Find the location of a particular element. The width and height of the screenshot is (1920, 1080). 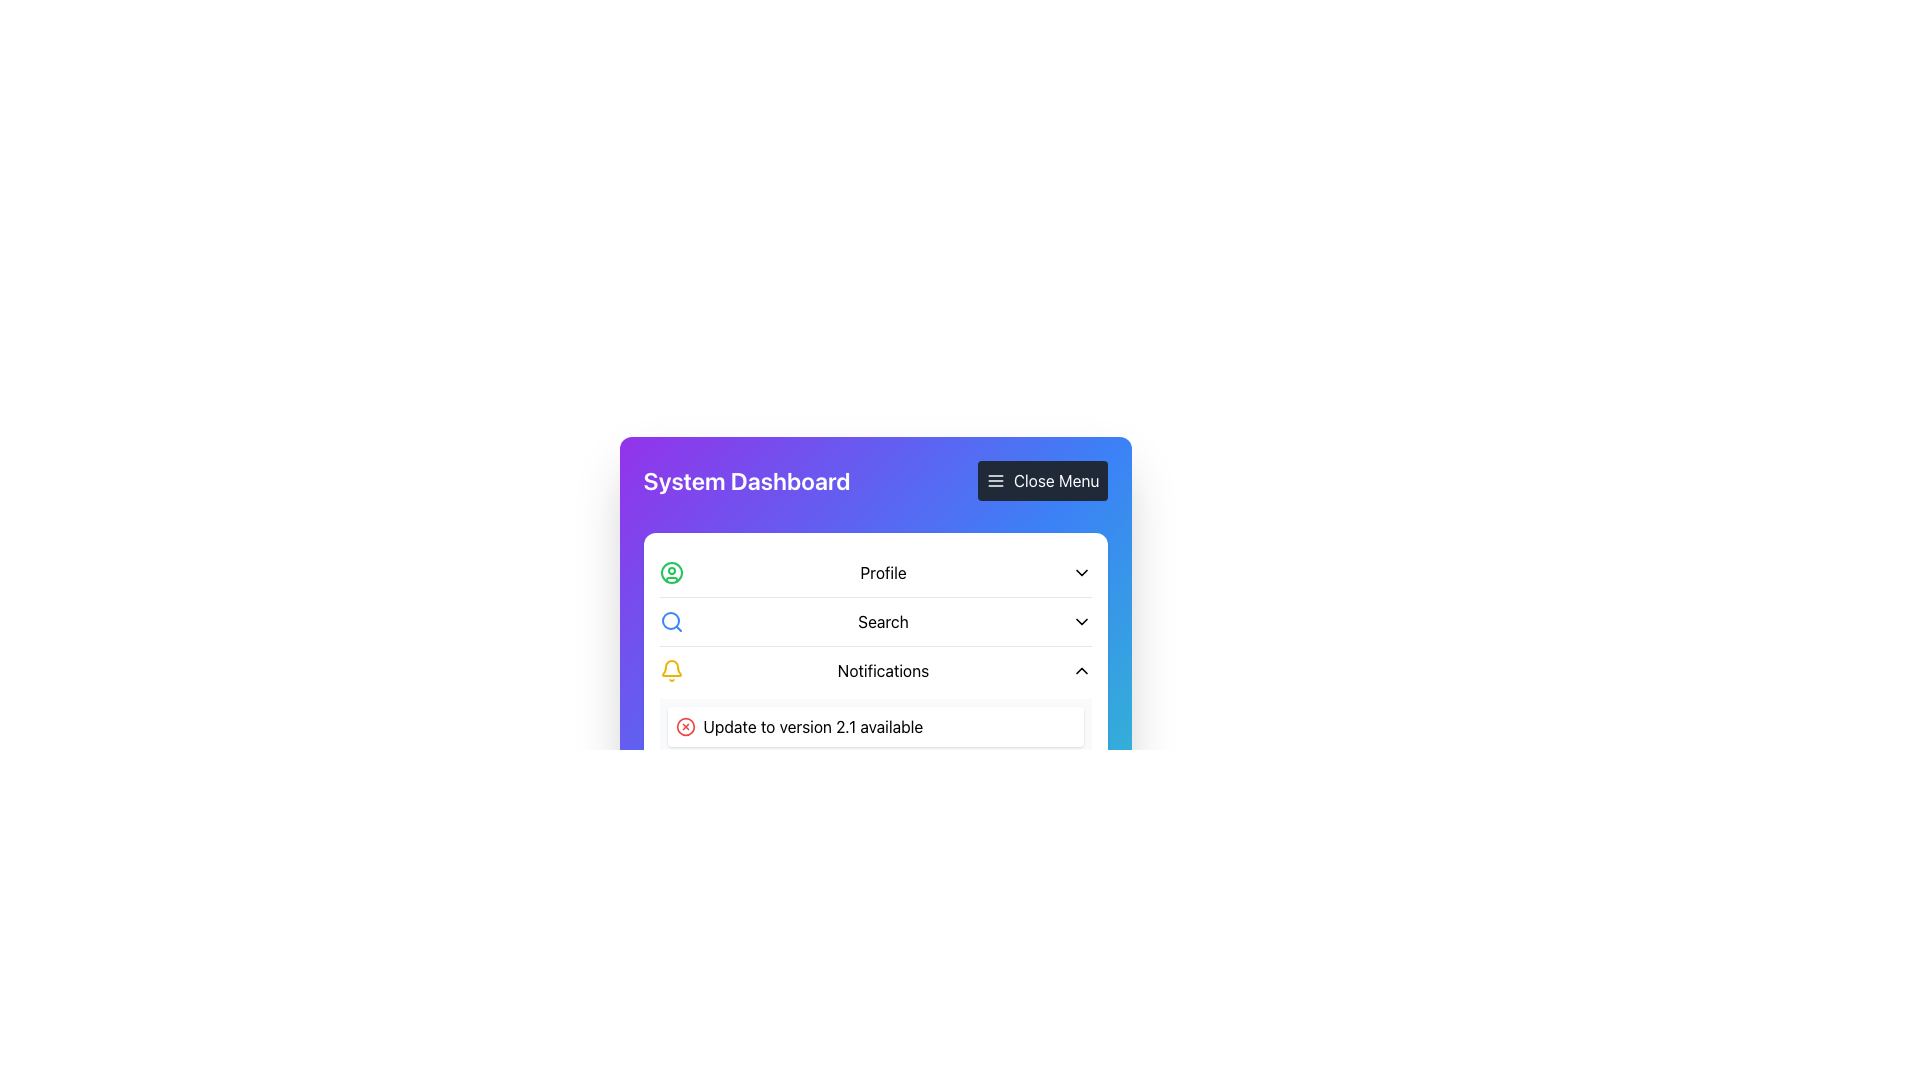

the first notification card in the Notifications section is located at coordinates (875, 726).